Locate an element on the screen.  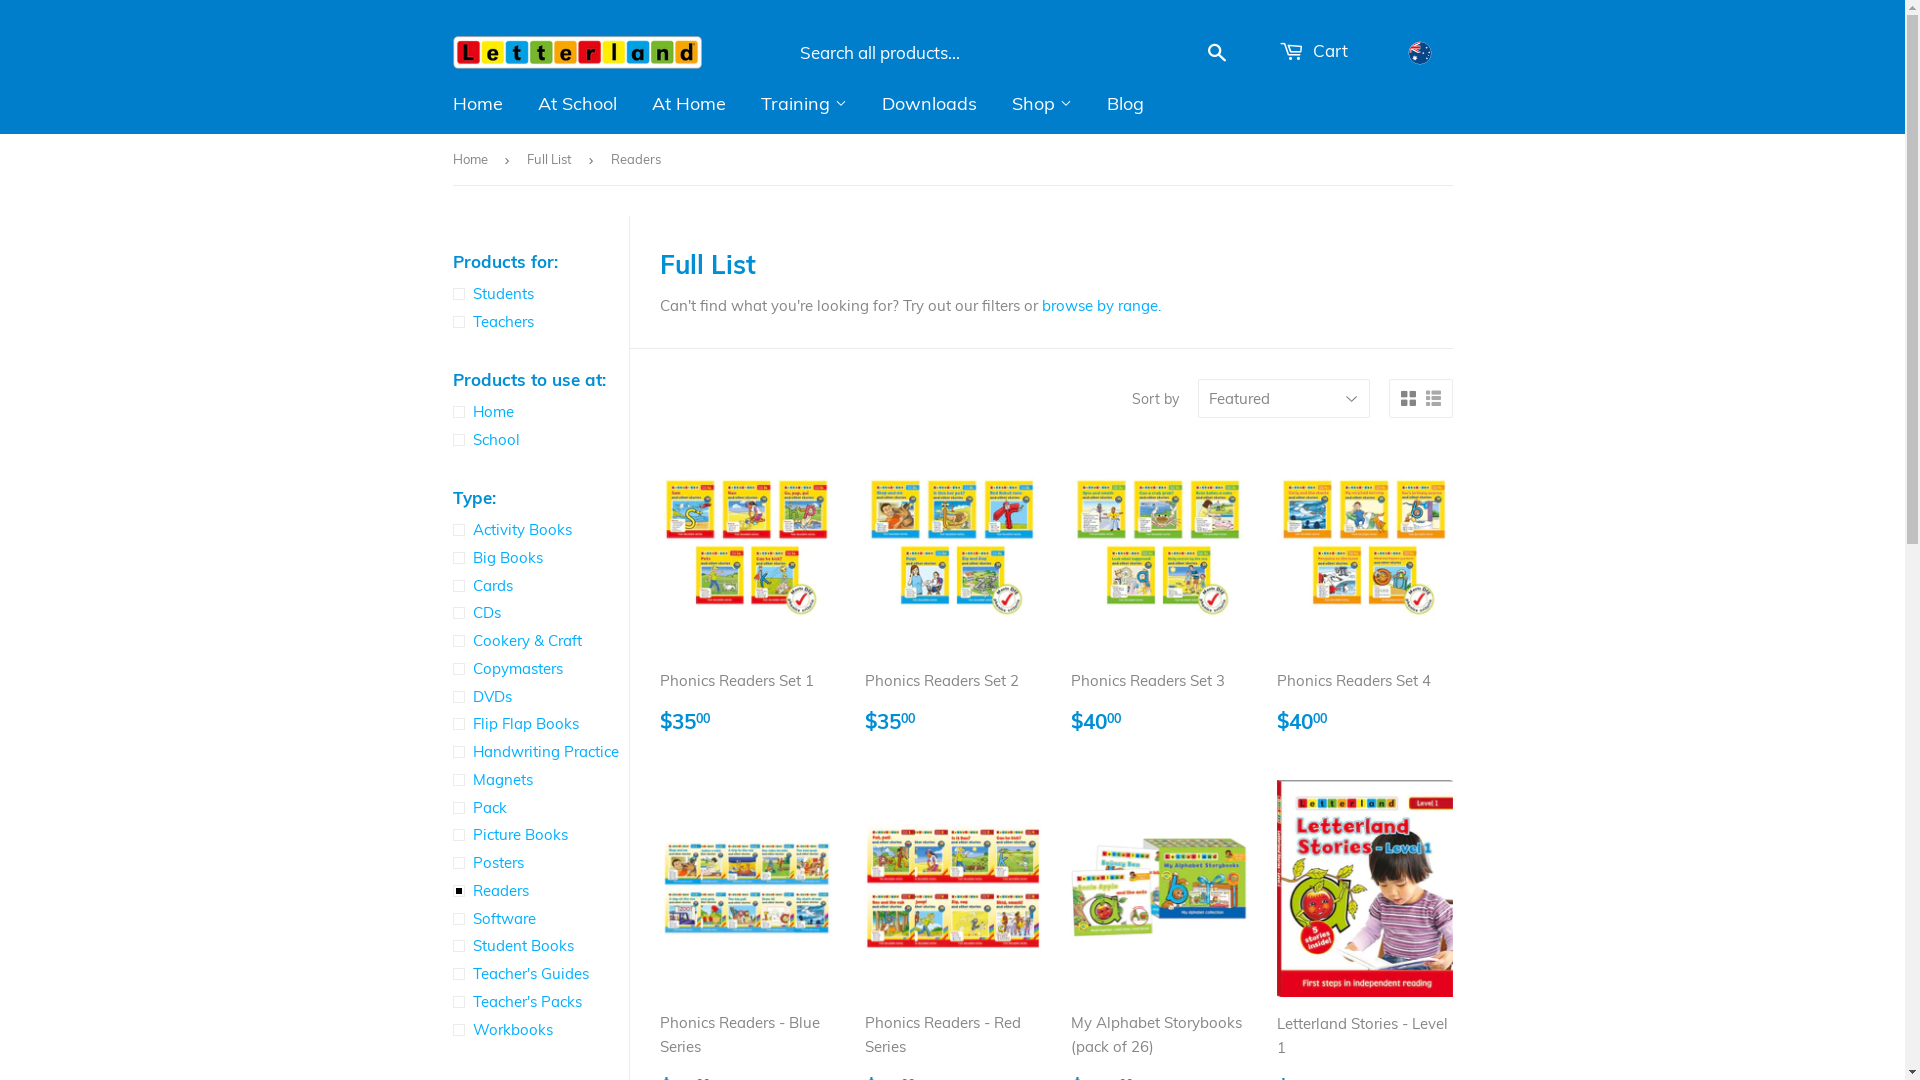
'At Home' is located at coordinates (687, 104).